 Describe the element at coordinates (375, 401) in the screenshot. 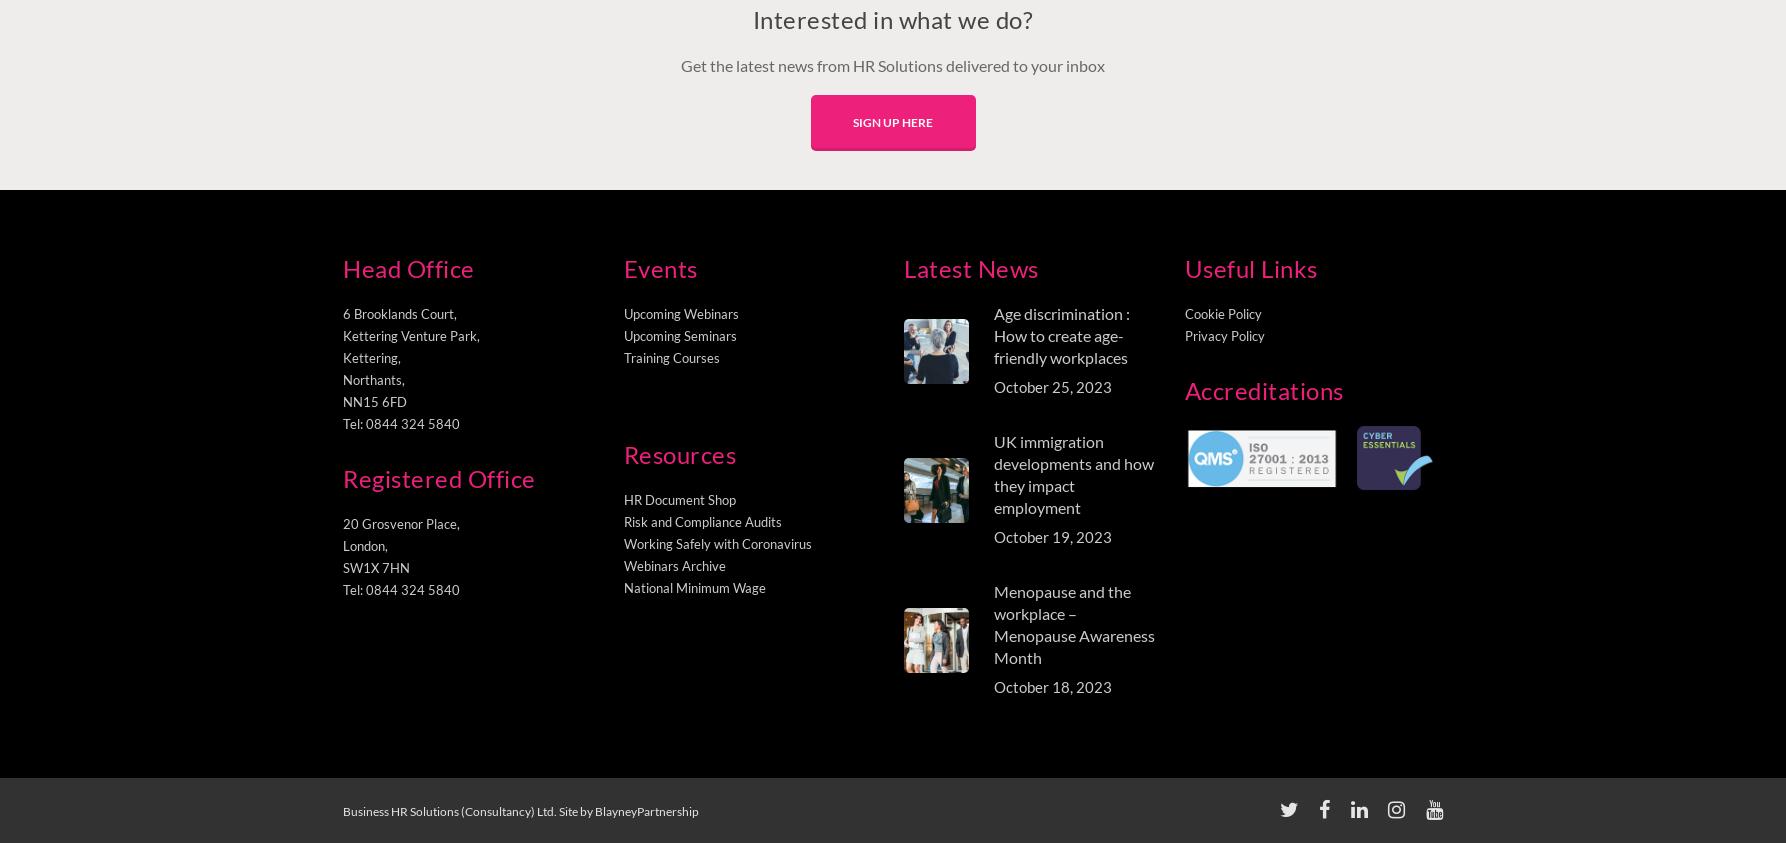

I see `'NN15 6FD'` at that location.